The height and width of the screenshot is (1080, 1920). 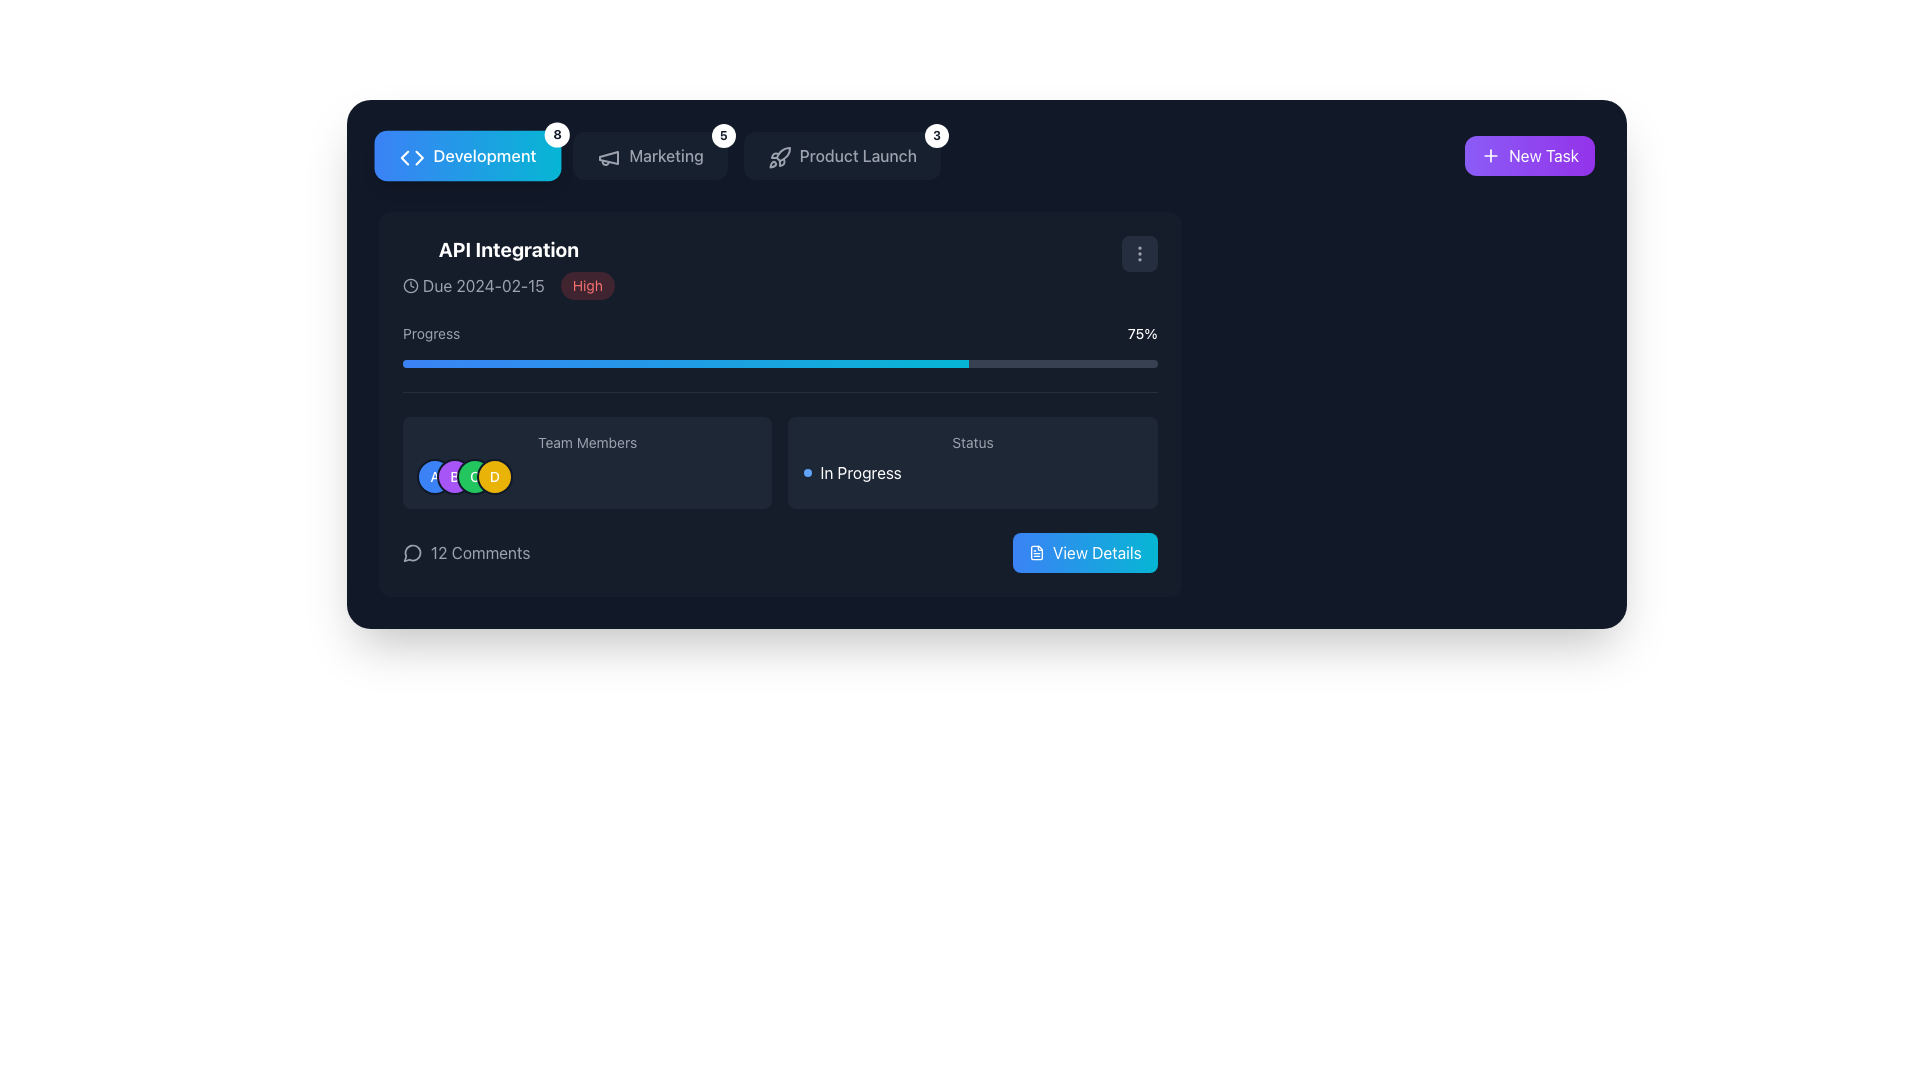 What do you see at coordinates (1529, 154) in the screenshot?
I see `the 'New Task' button with a gradient background and white text to visualize its hover effects` at bounding box center [1529, 154].